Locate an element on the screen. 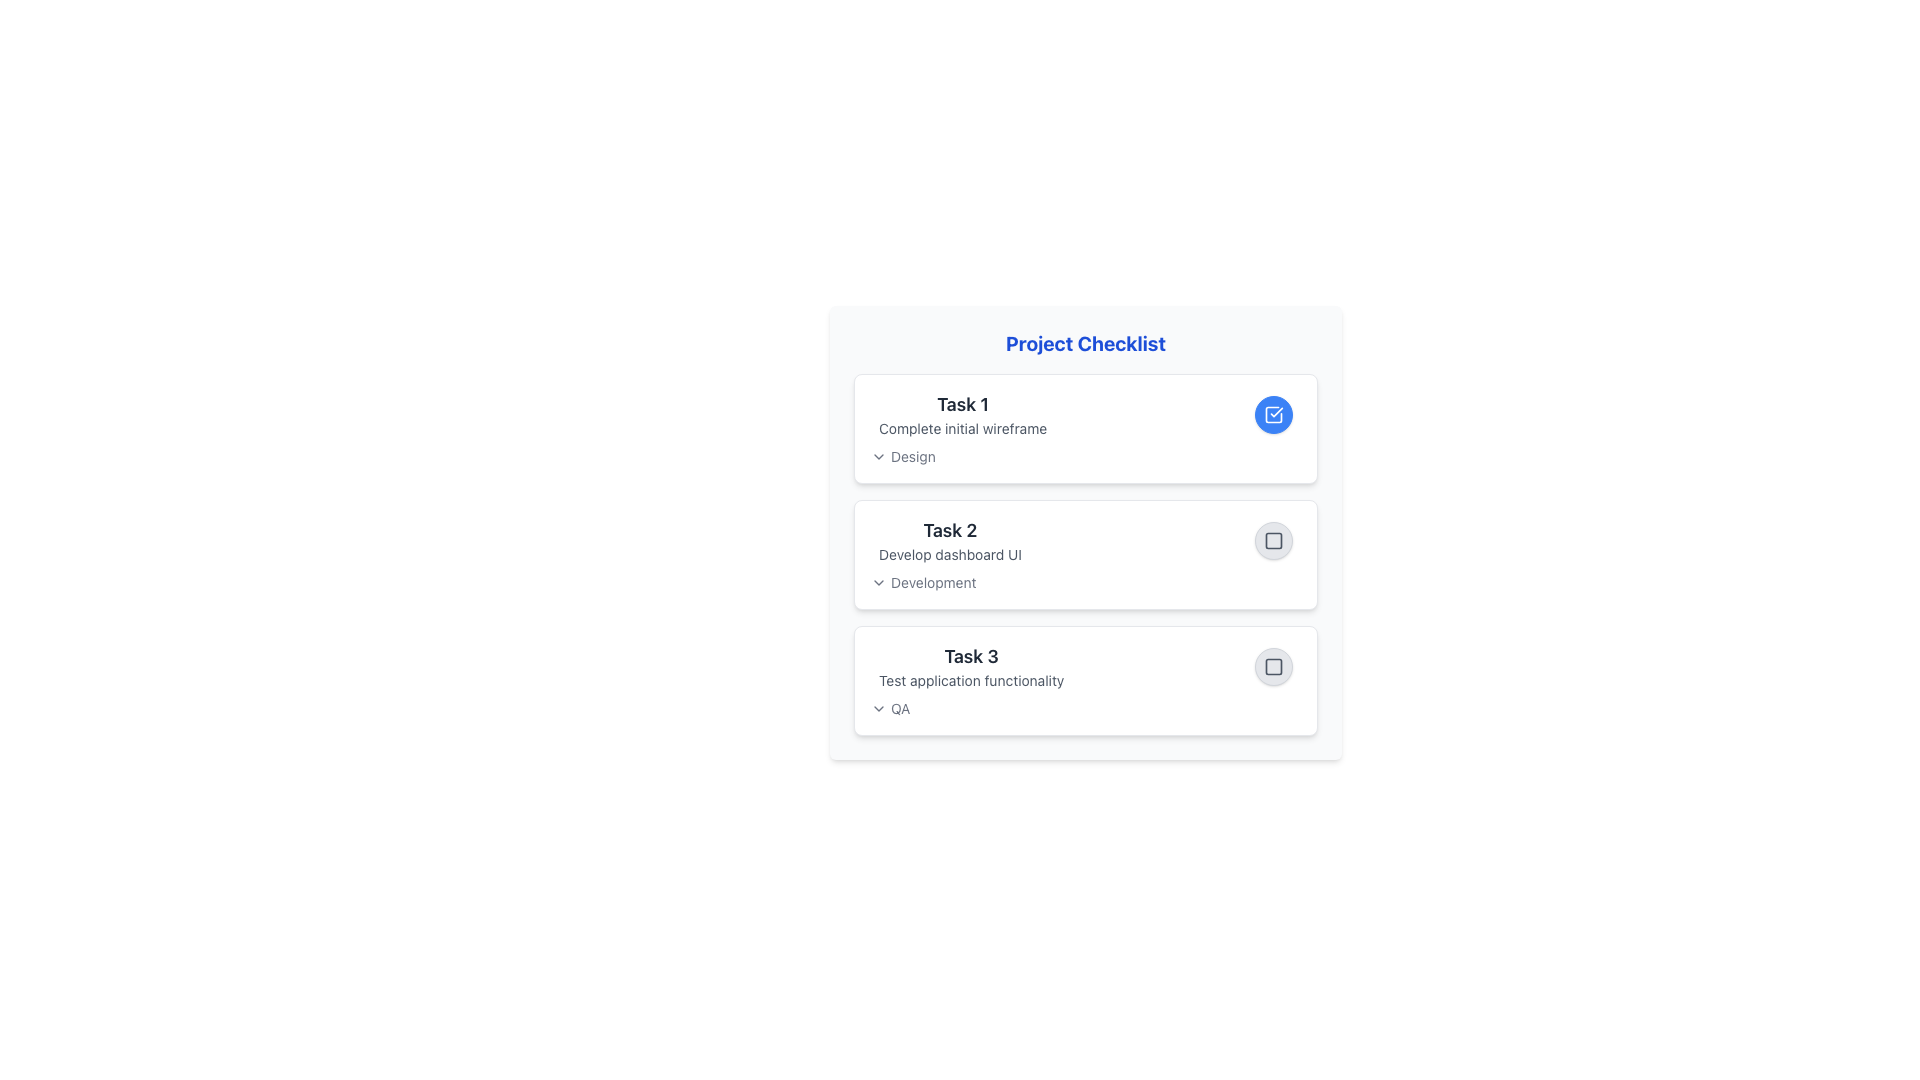 This screenshot has width=1920, height=1080. the text label that reads 'Task 3', which is the title of the third item in a checklist interface, prominently displayed in bold dark gray font is located at coordinates (971, 656).